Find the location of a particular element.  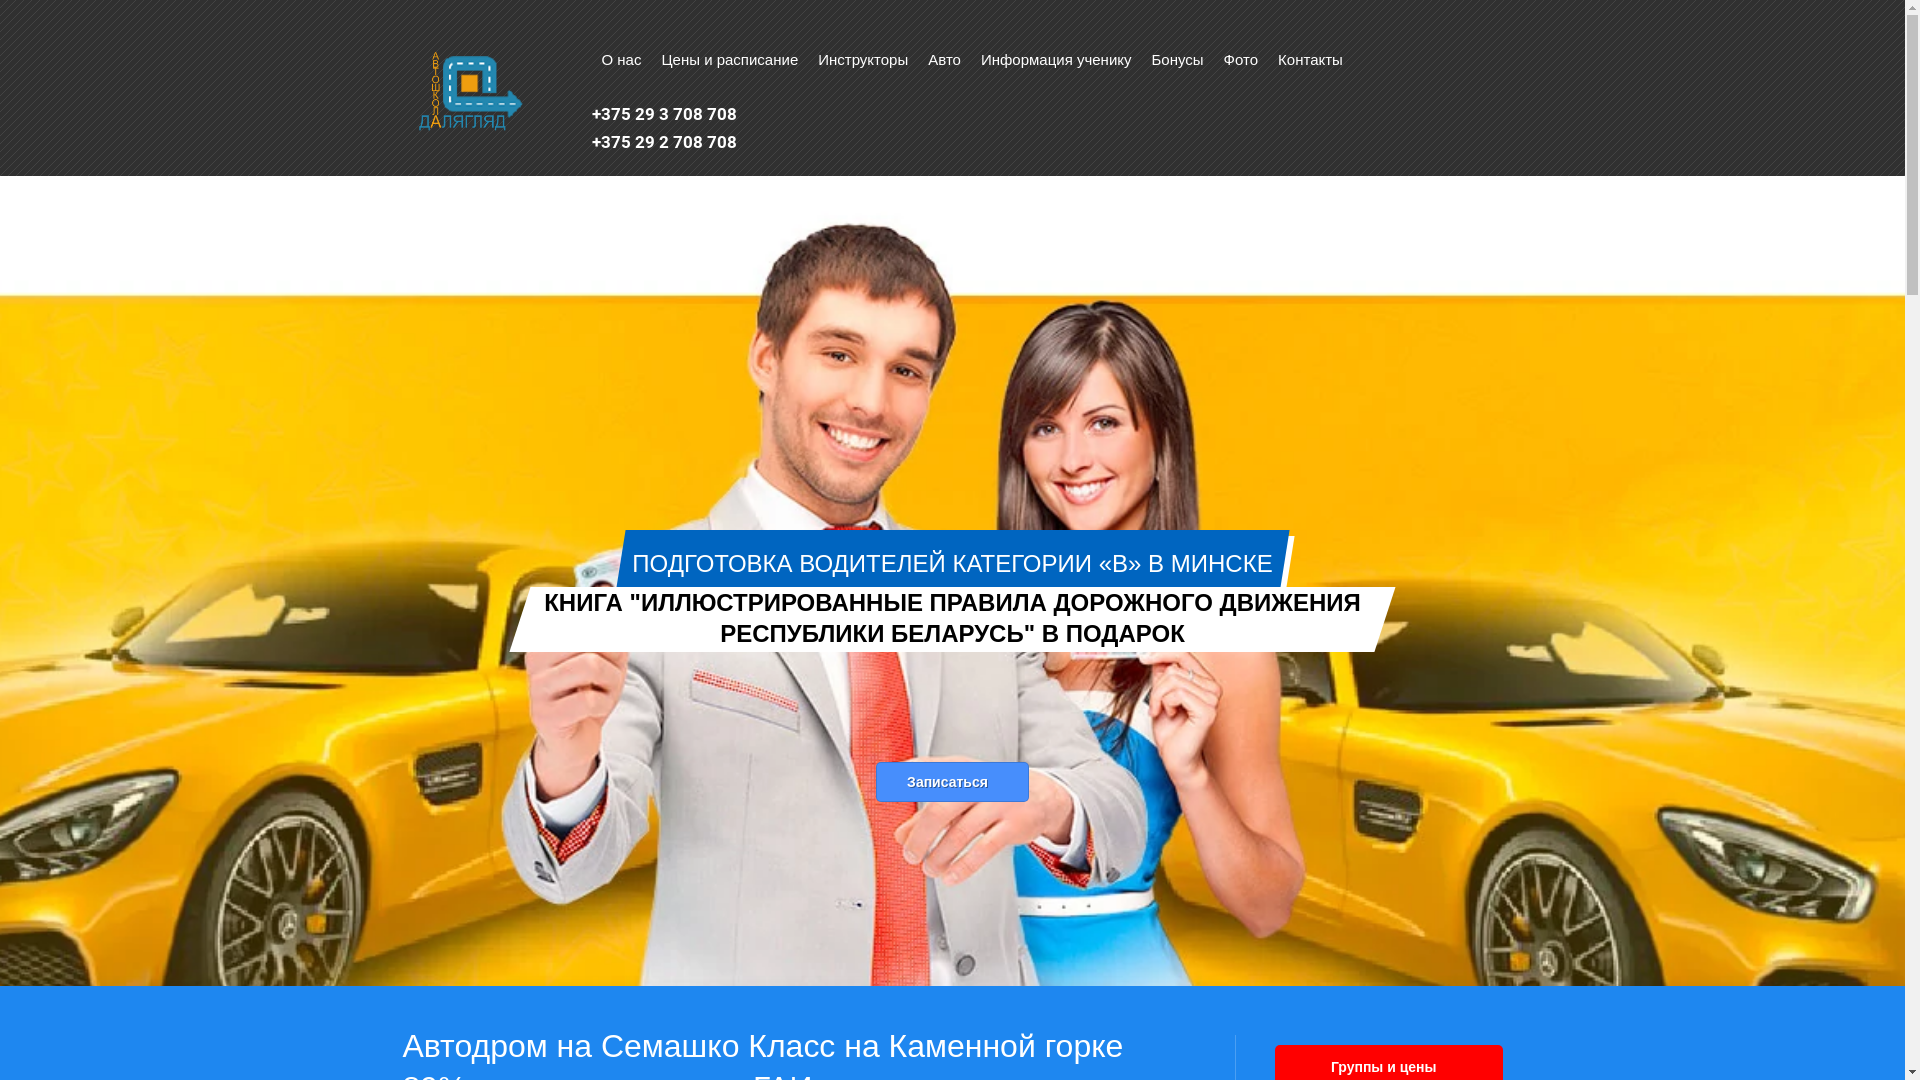

'+375 29 3 708 708' is located at coordinates (664, 114).